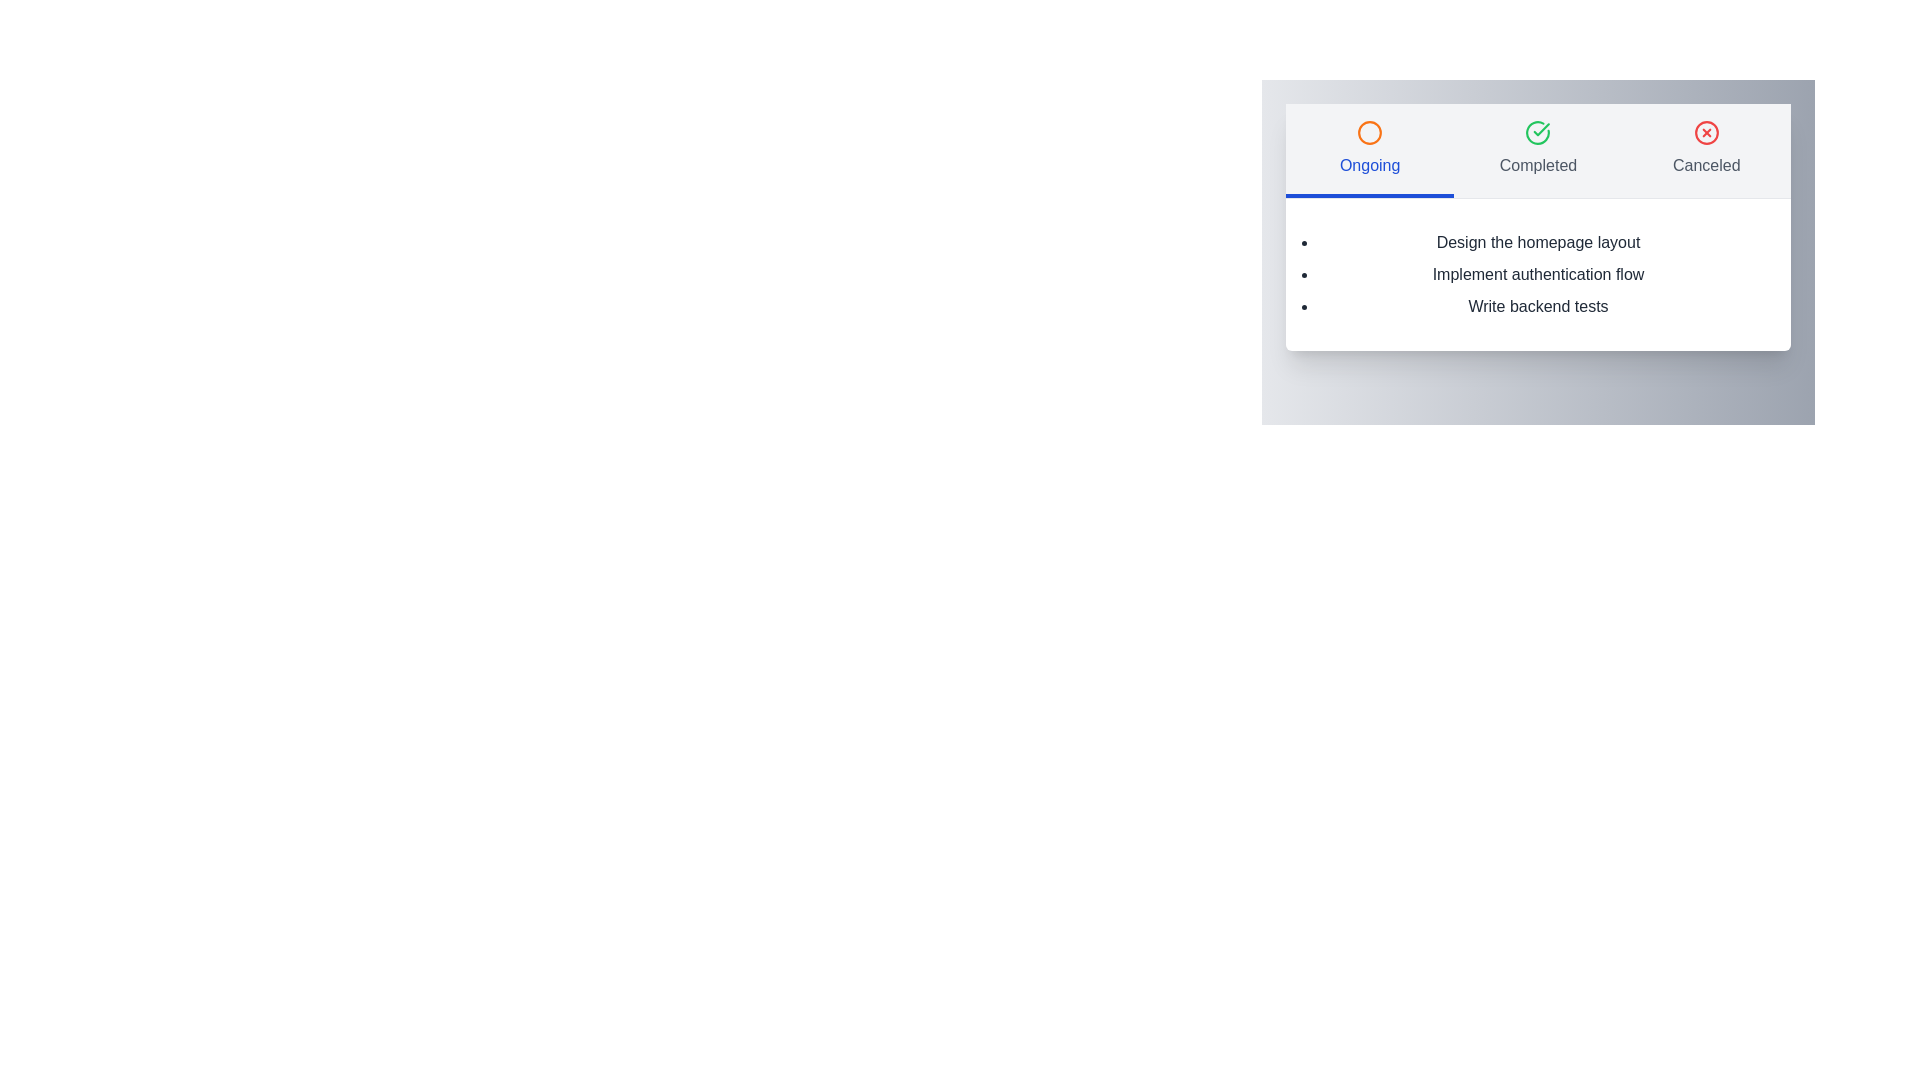 This screenshot has height=1080, width=1920. Describe the element at coordinates (1705, 149) in the screenshot. I see `the tab labeled Canceled to reveal additional tooltips or effects` at that location.